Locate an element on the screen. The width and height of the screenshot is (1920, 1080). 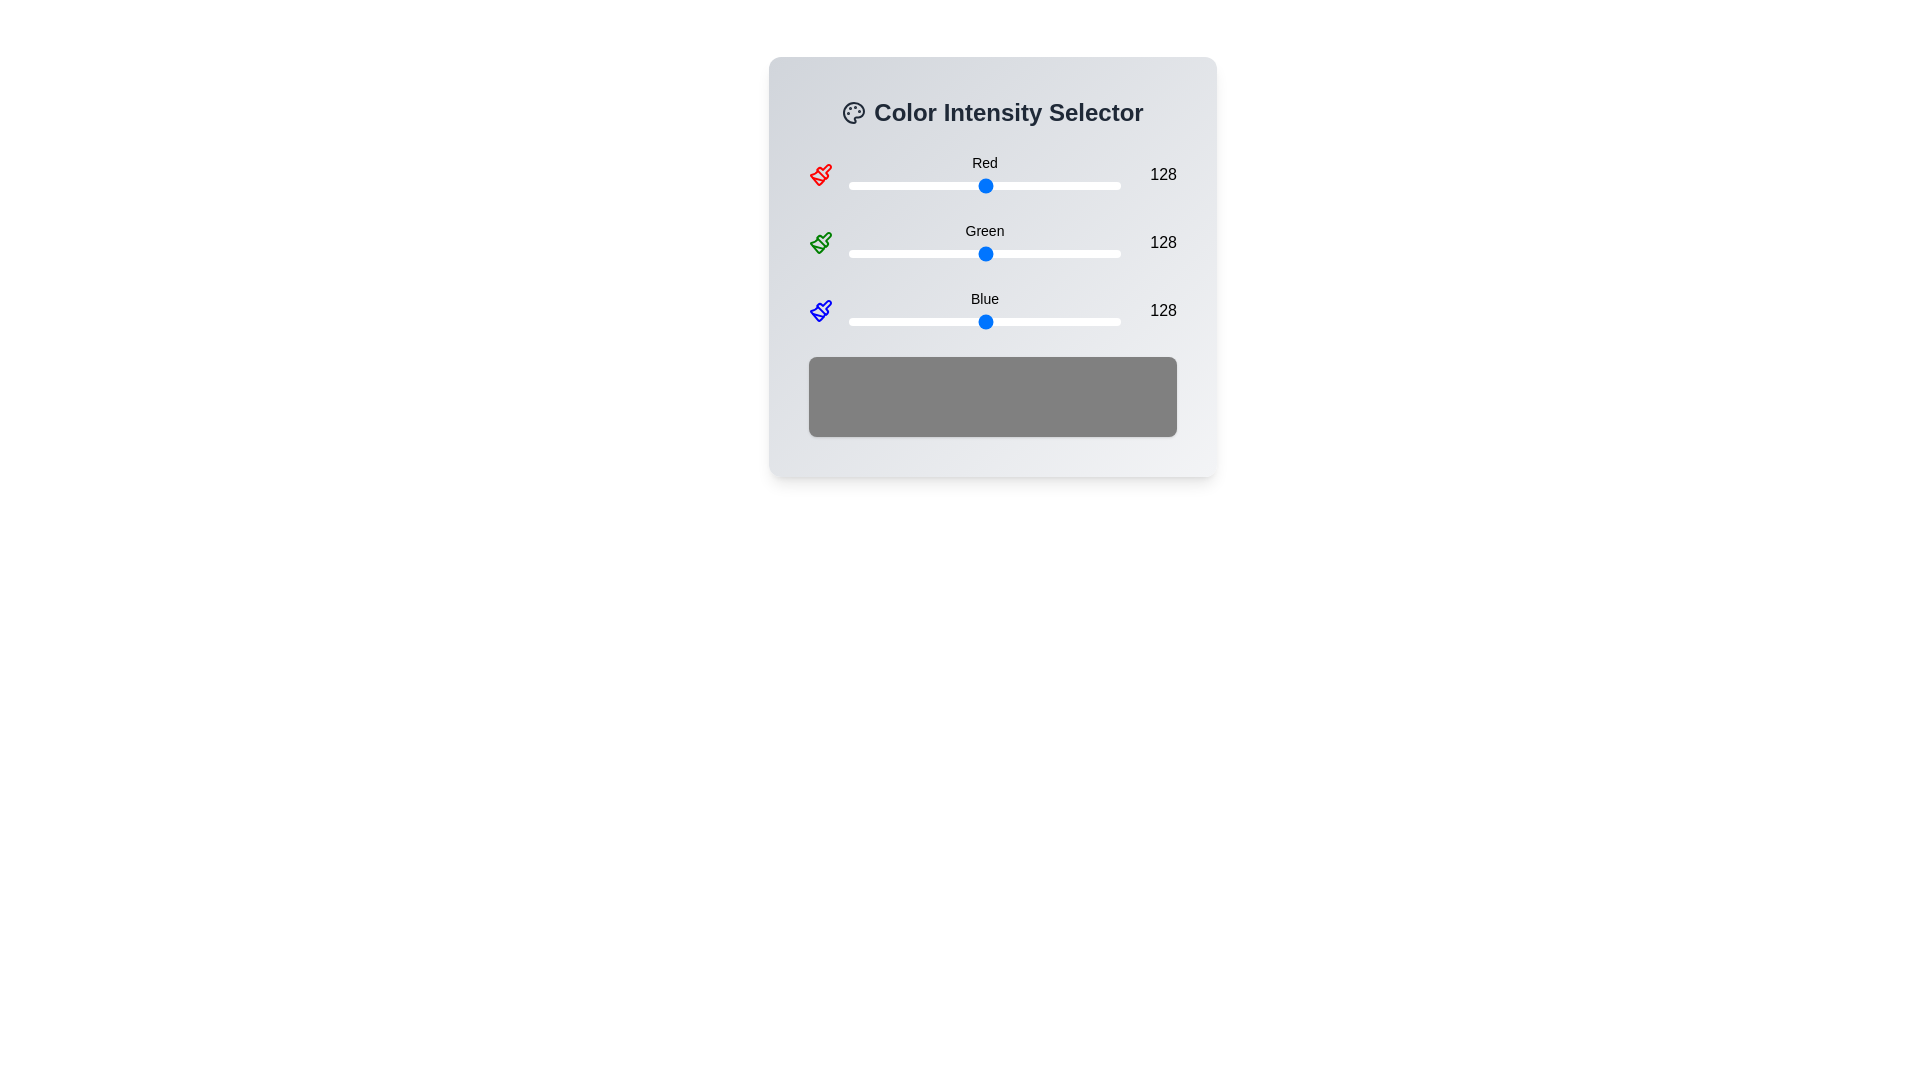
the red intensity is located at coordinates (864, 185).